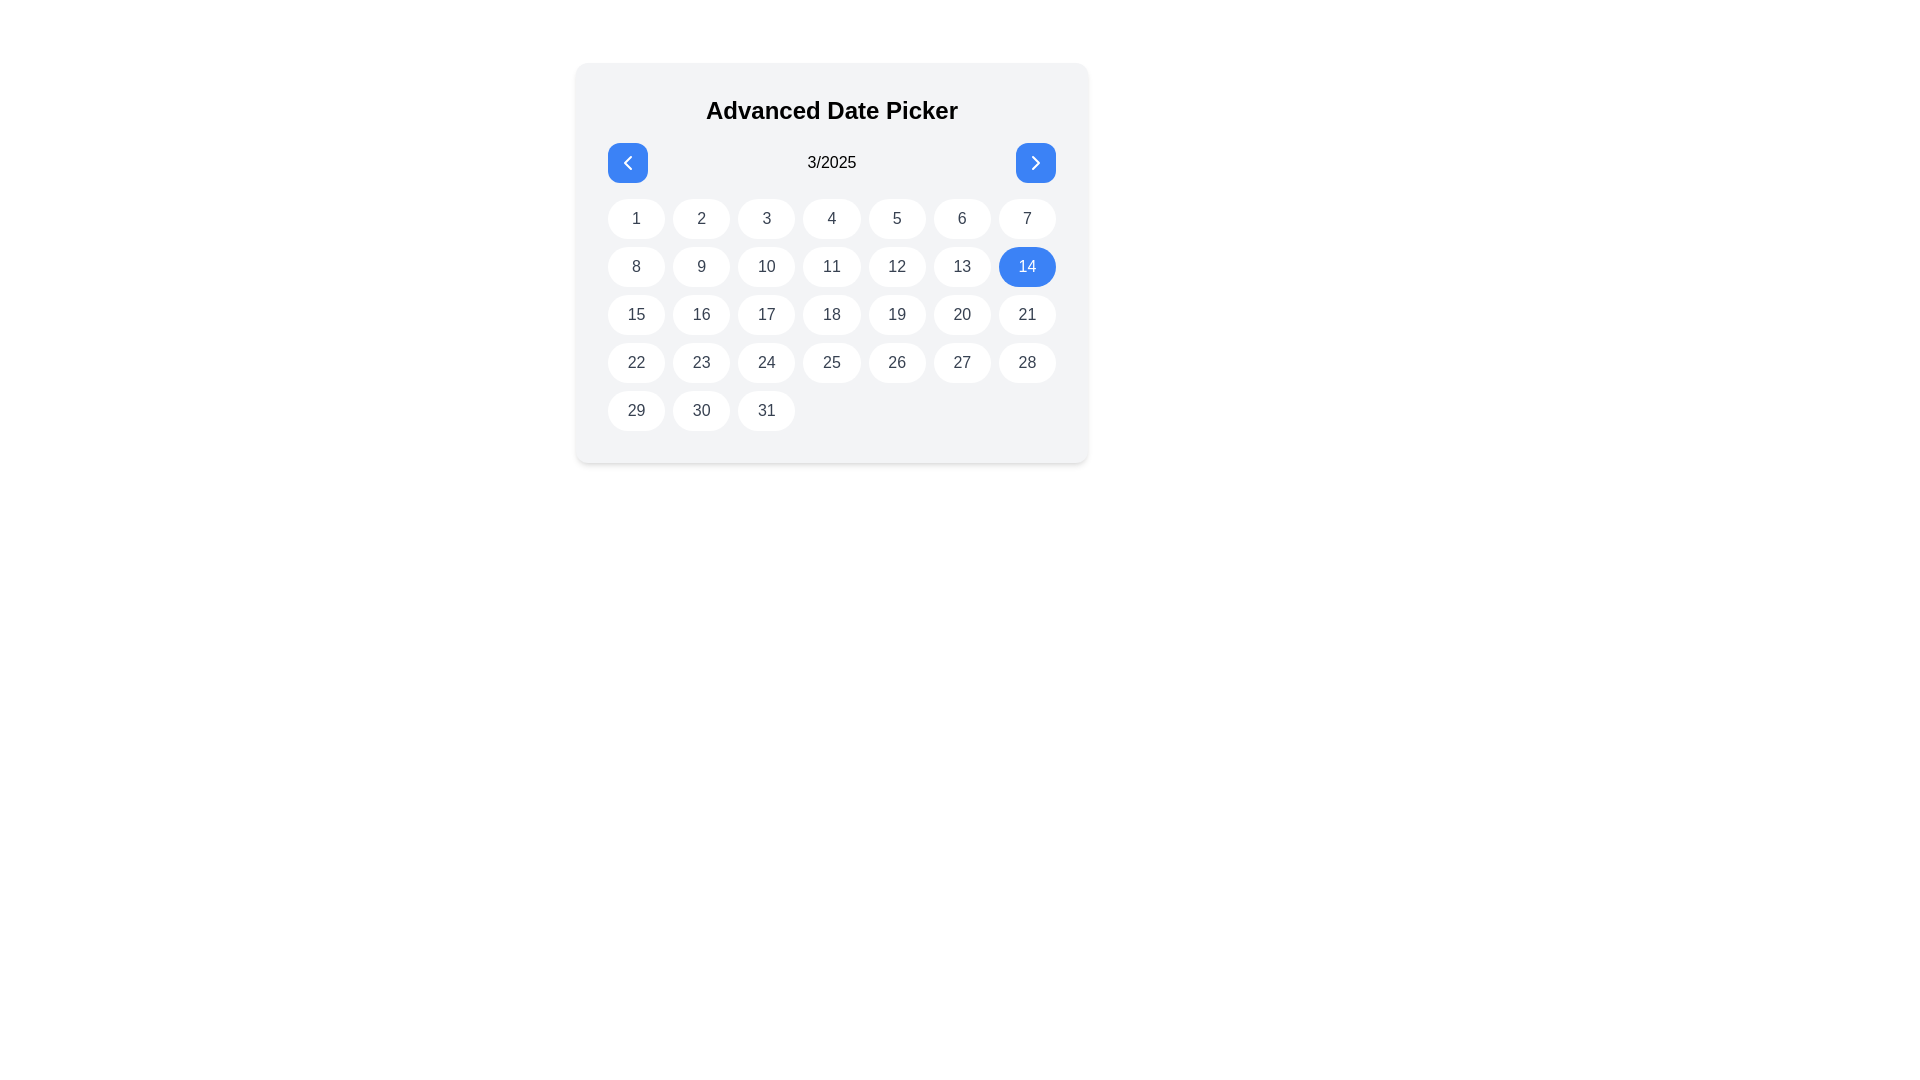 This screenshot has width=1920, height=1080. Describe the element at coordinates (896, 265) in the screenshot. I see `the circular button labeled '12' in the date picker interface` at that location.